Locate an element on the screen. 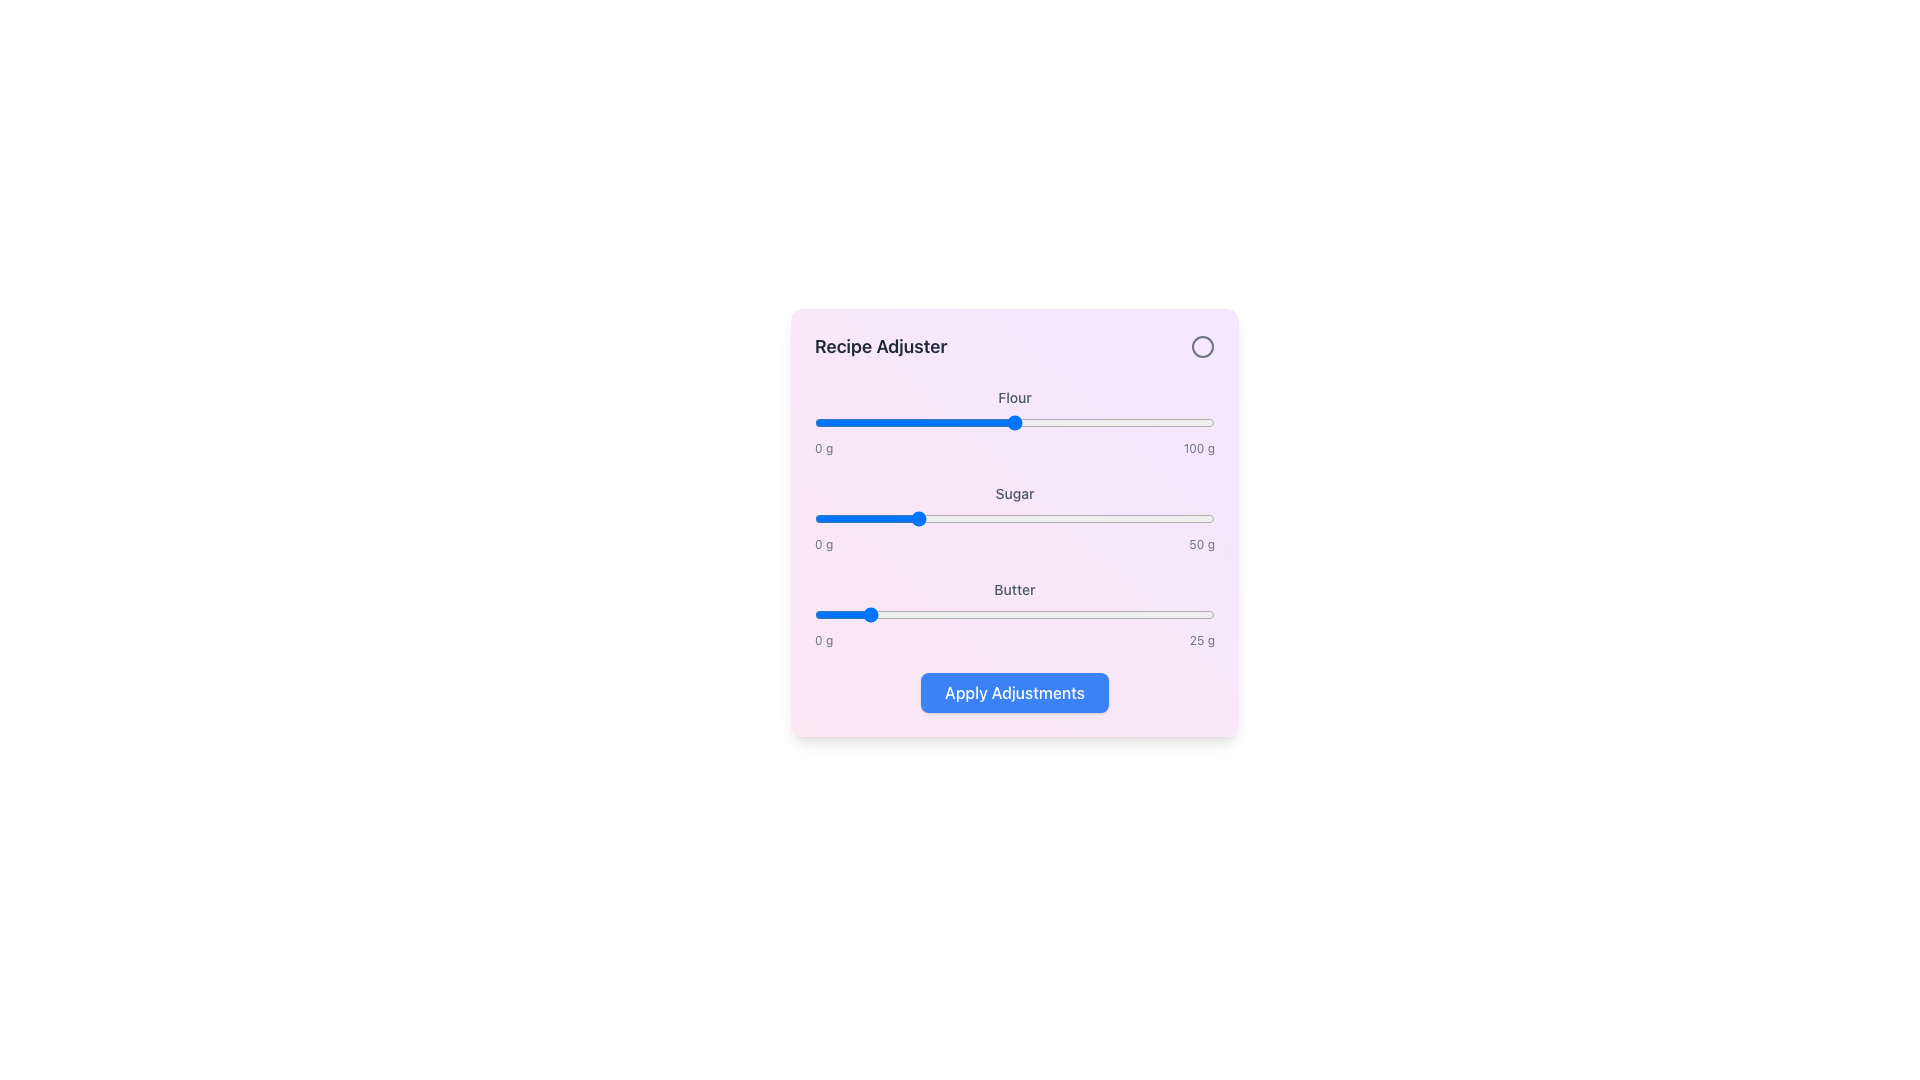 The image size is (1920, 1080). the static text displaying numerical range values that shows '0 g' on the left and '100 g' on the right, positioned directly beneath the 'Flour' slider is located at coordinates (1014, 447).